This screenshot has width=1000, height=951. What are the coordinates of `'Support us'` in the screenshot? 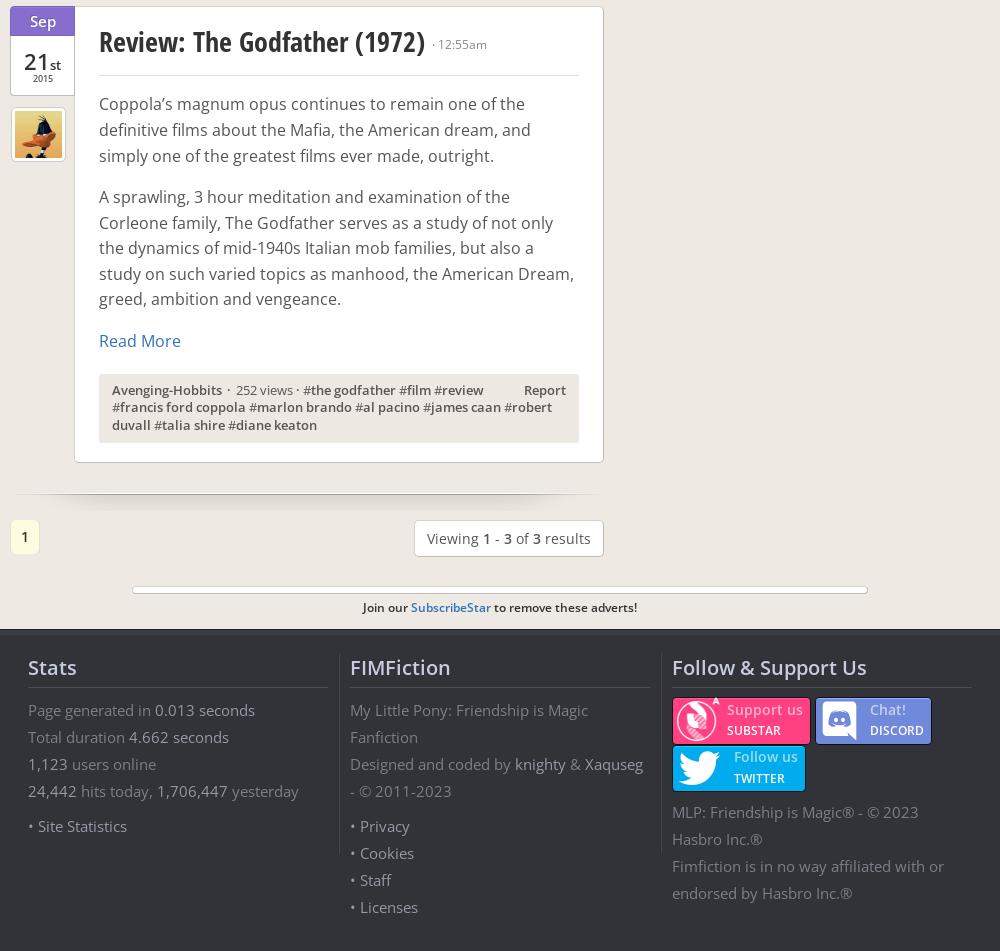 It's located at (765, 709).